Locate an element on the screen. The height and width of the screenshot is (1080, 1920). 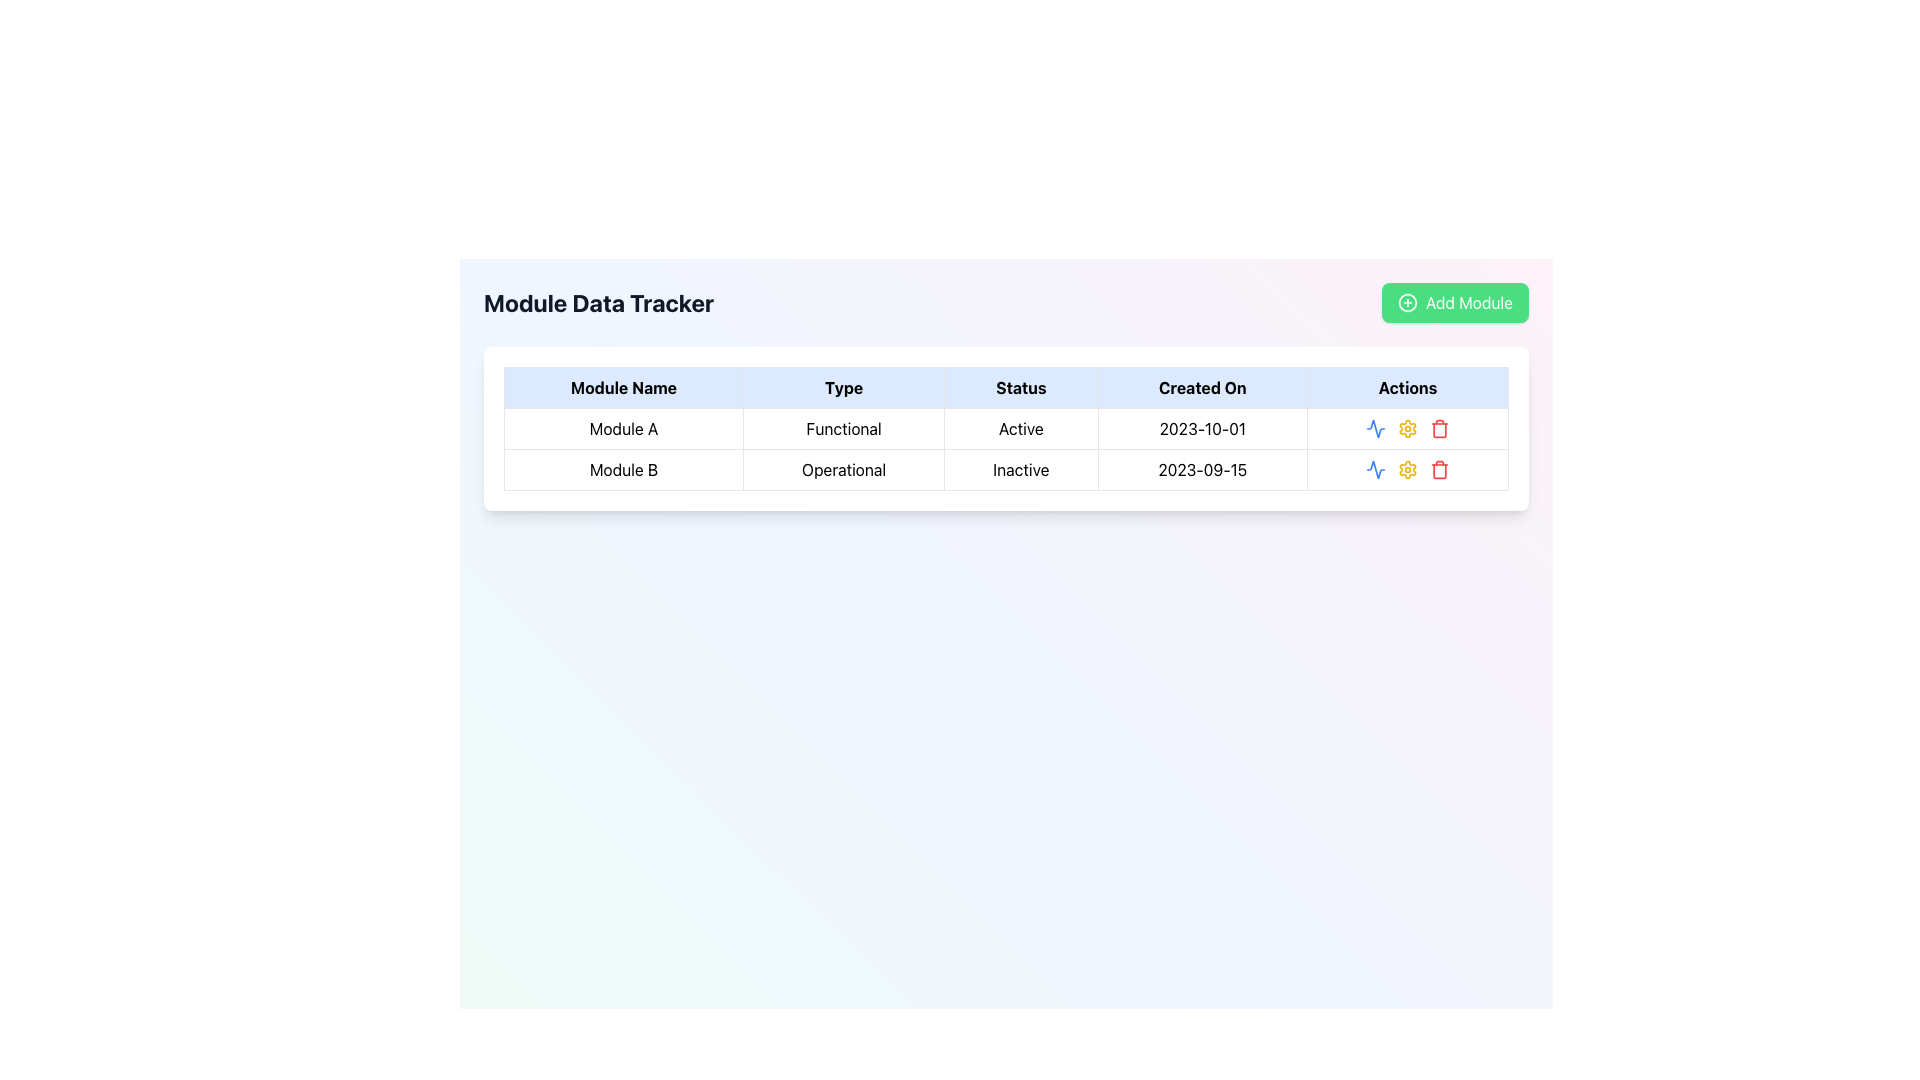
the tabular row containing 'Module B', 'Operational', 'Inactive', and '2023-09-15' is located at coordinates (1006, 470).